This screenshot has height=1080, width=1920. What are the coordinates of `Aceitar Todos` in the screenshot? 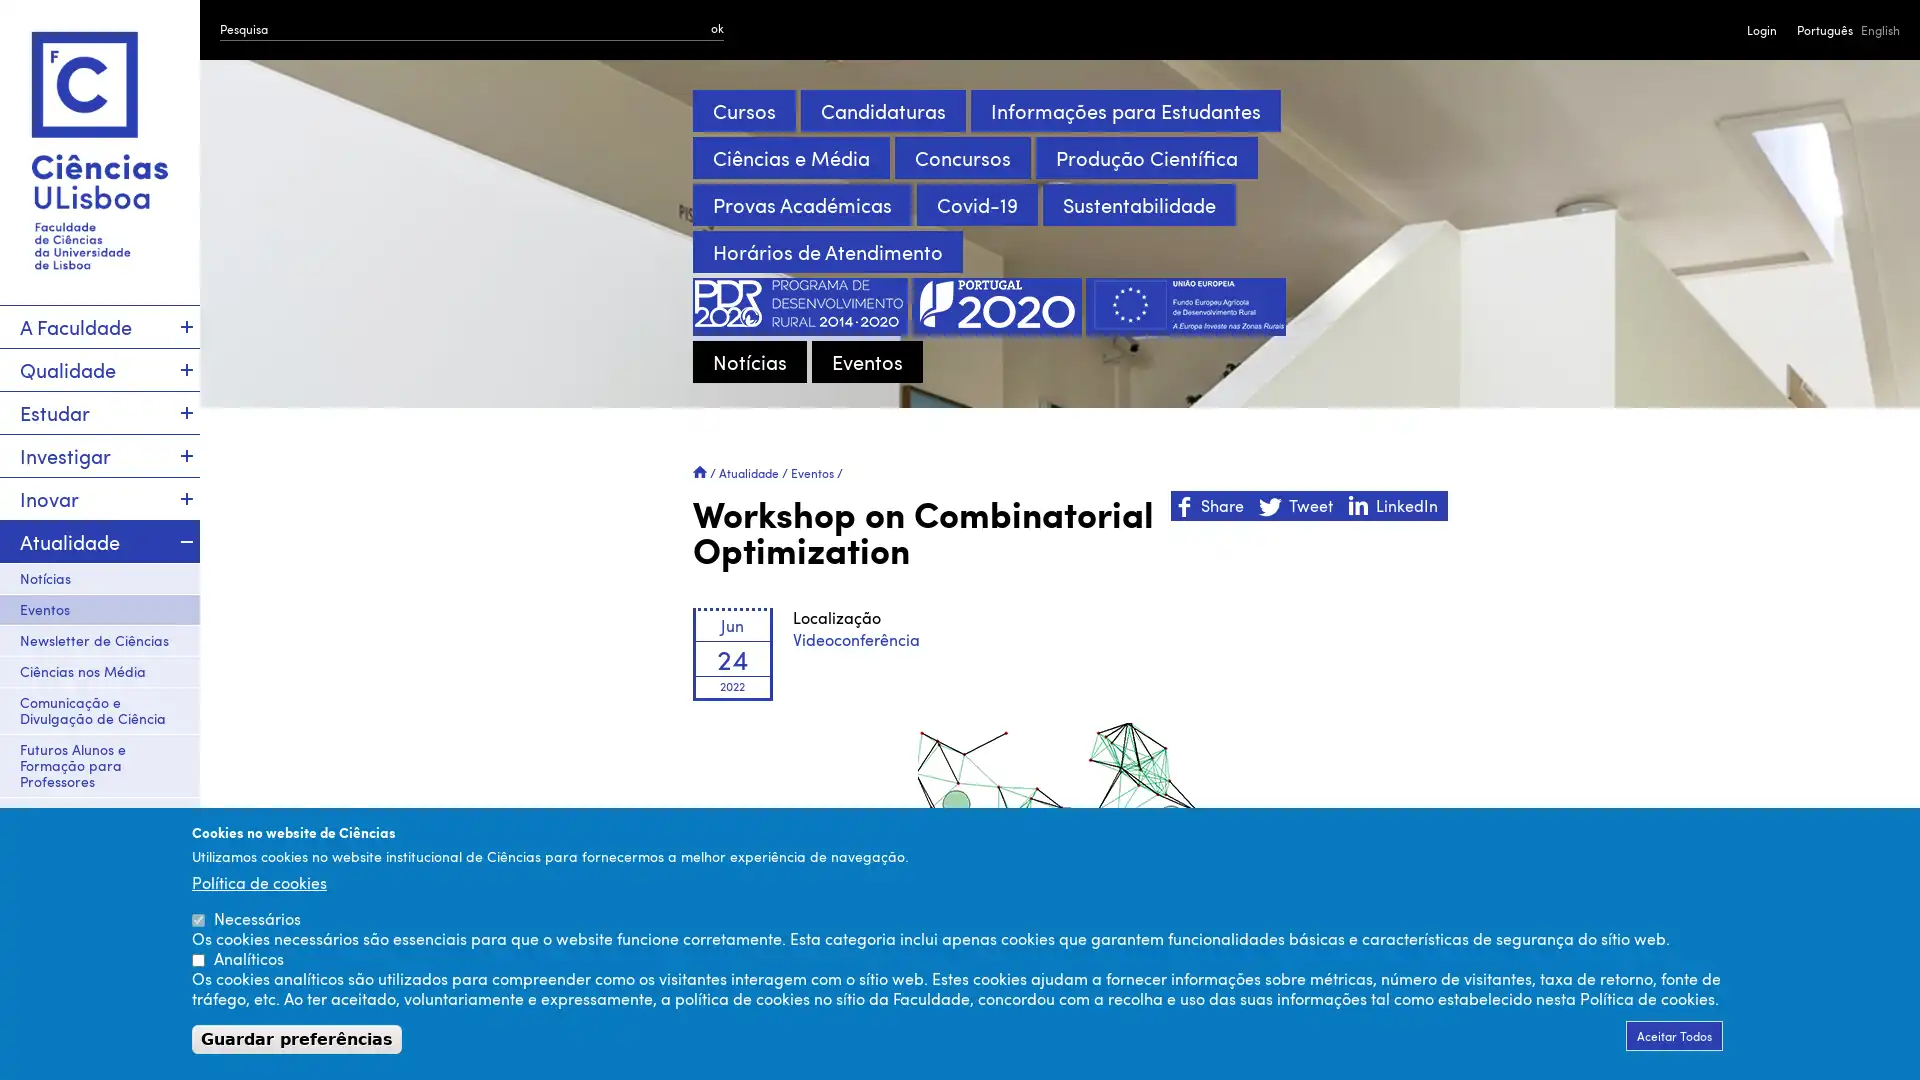 It's located at (1674, 1035).